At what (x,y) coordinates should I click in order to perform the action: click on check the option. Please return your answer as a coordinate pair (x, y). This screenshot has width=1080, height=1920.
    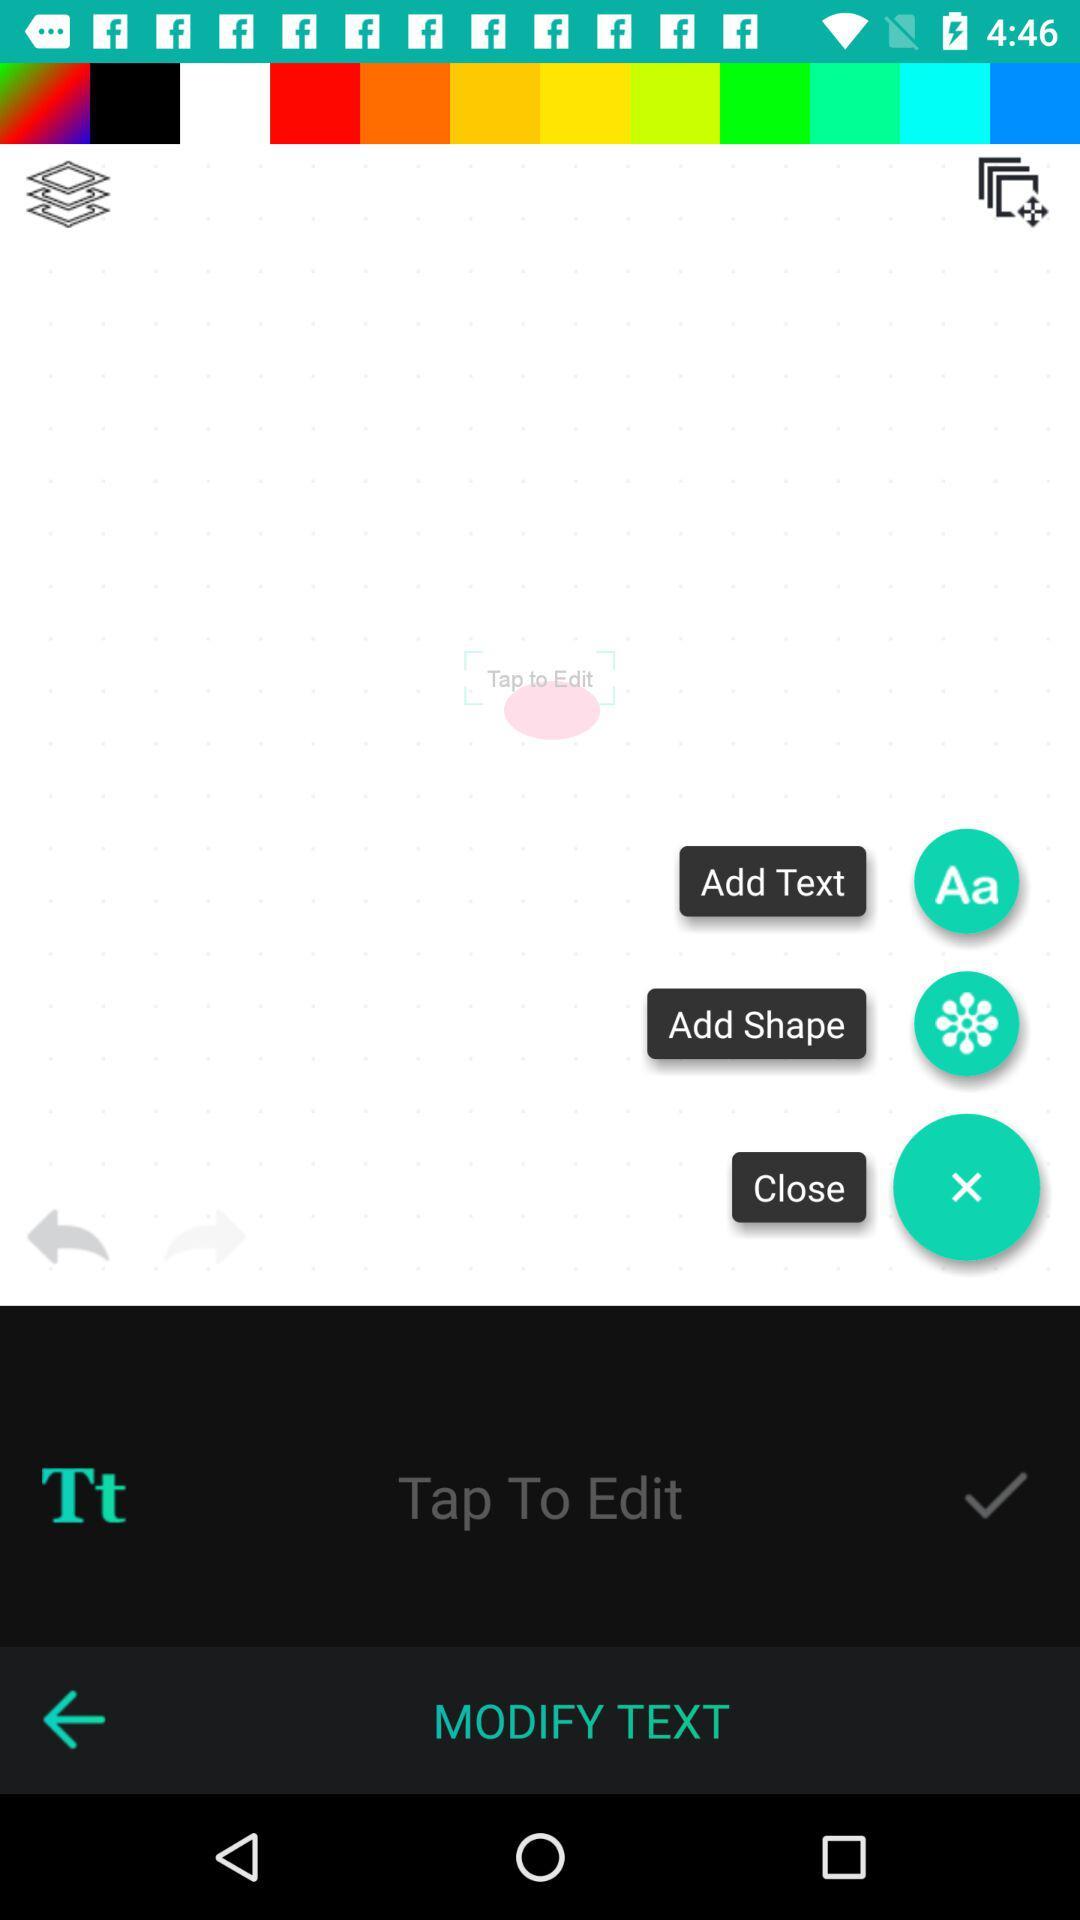
    Looking at the image, I should click on (995, 1496).